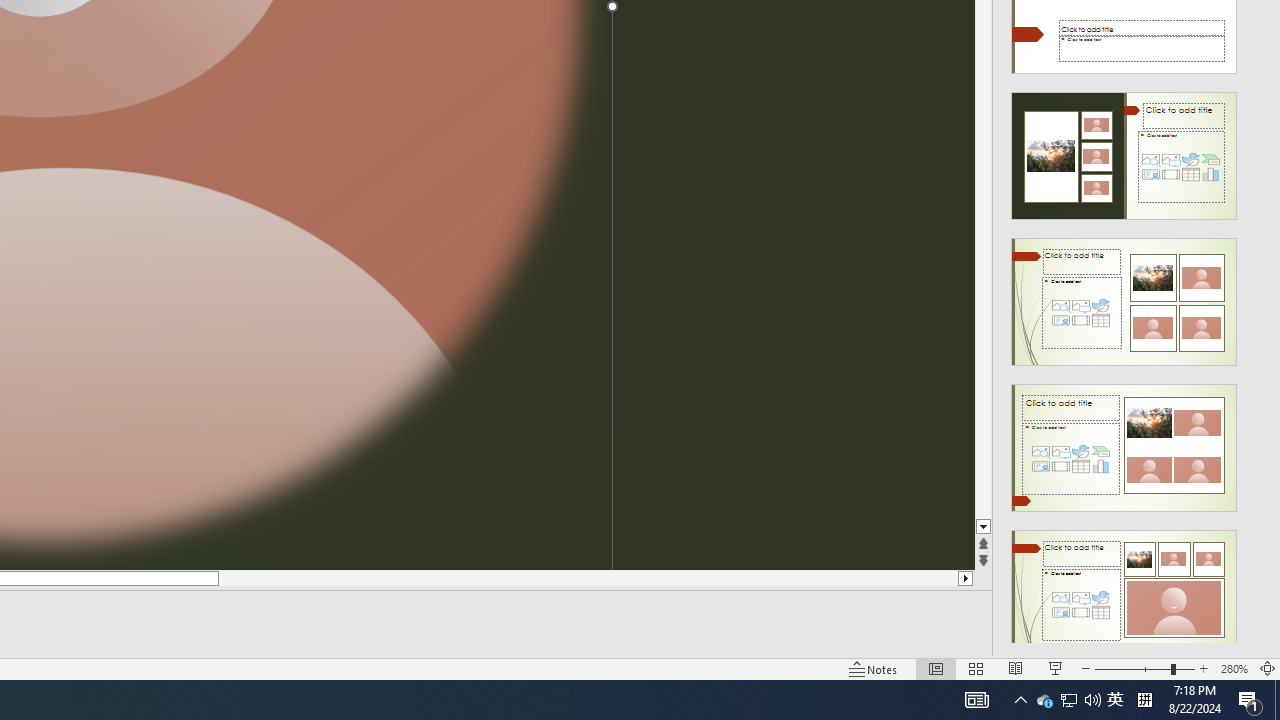 The image size is (1280, 720). I want to click on 'Zoom 280%', so click(1233, 669).